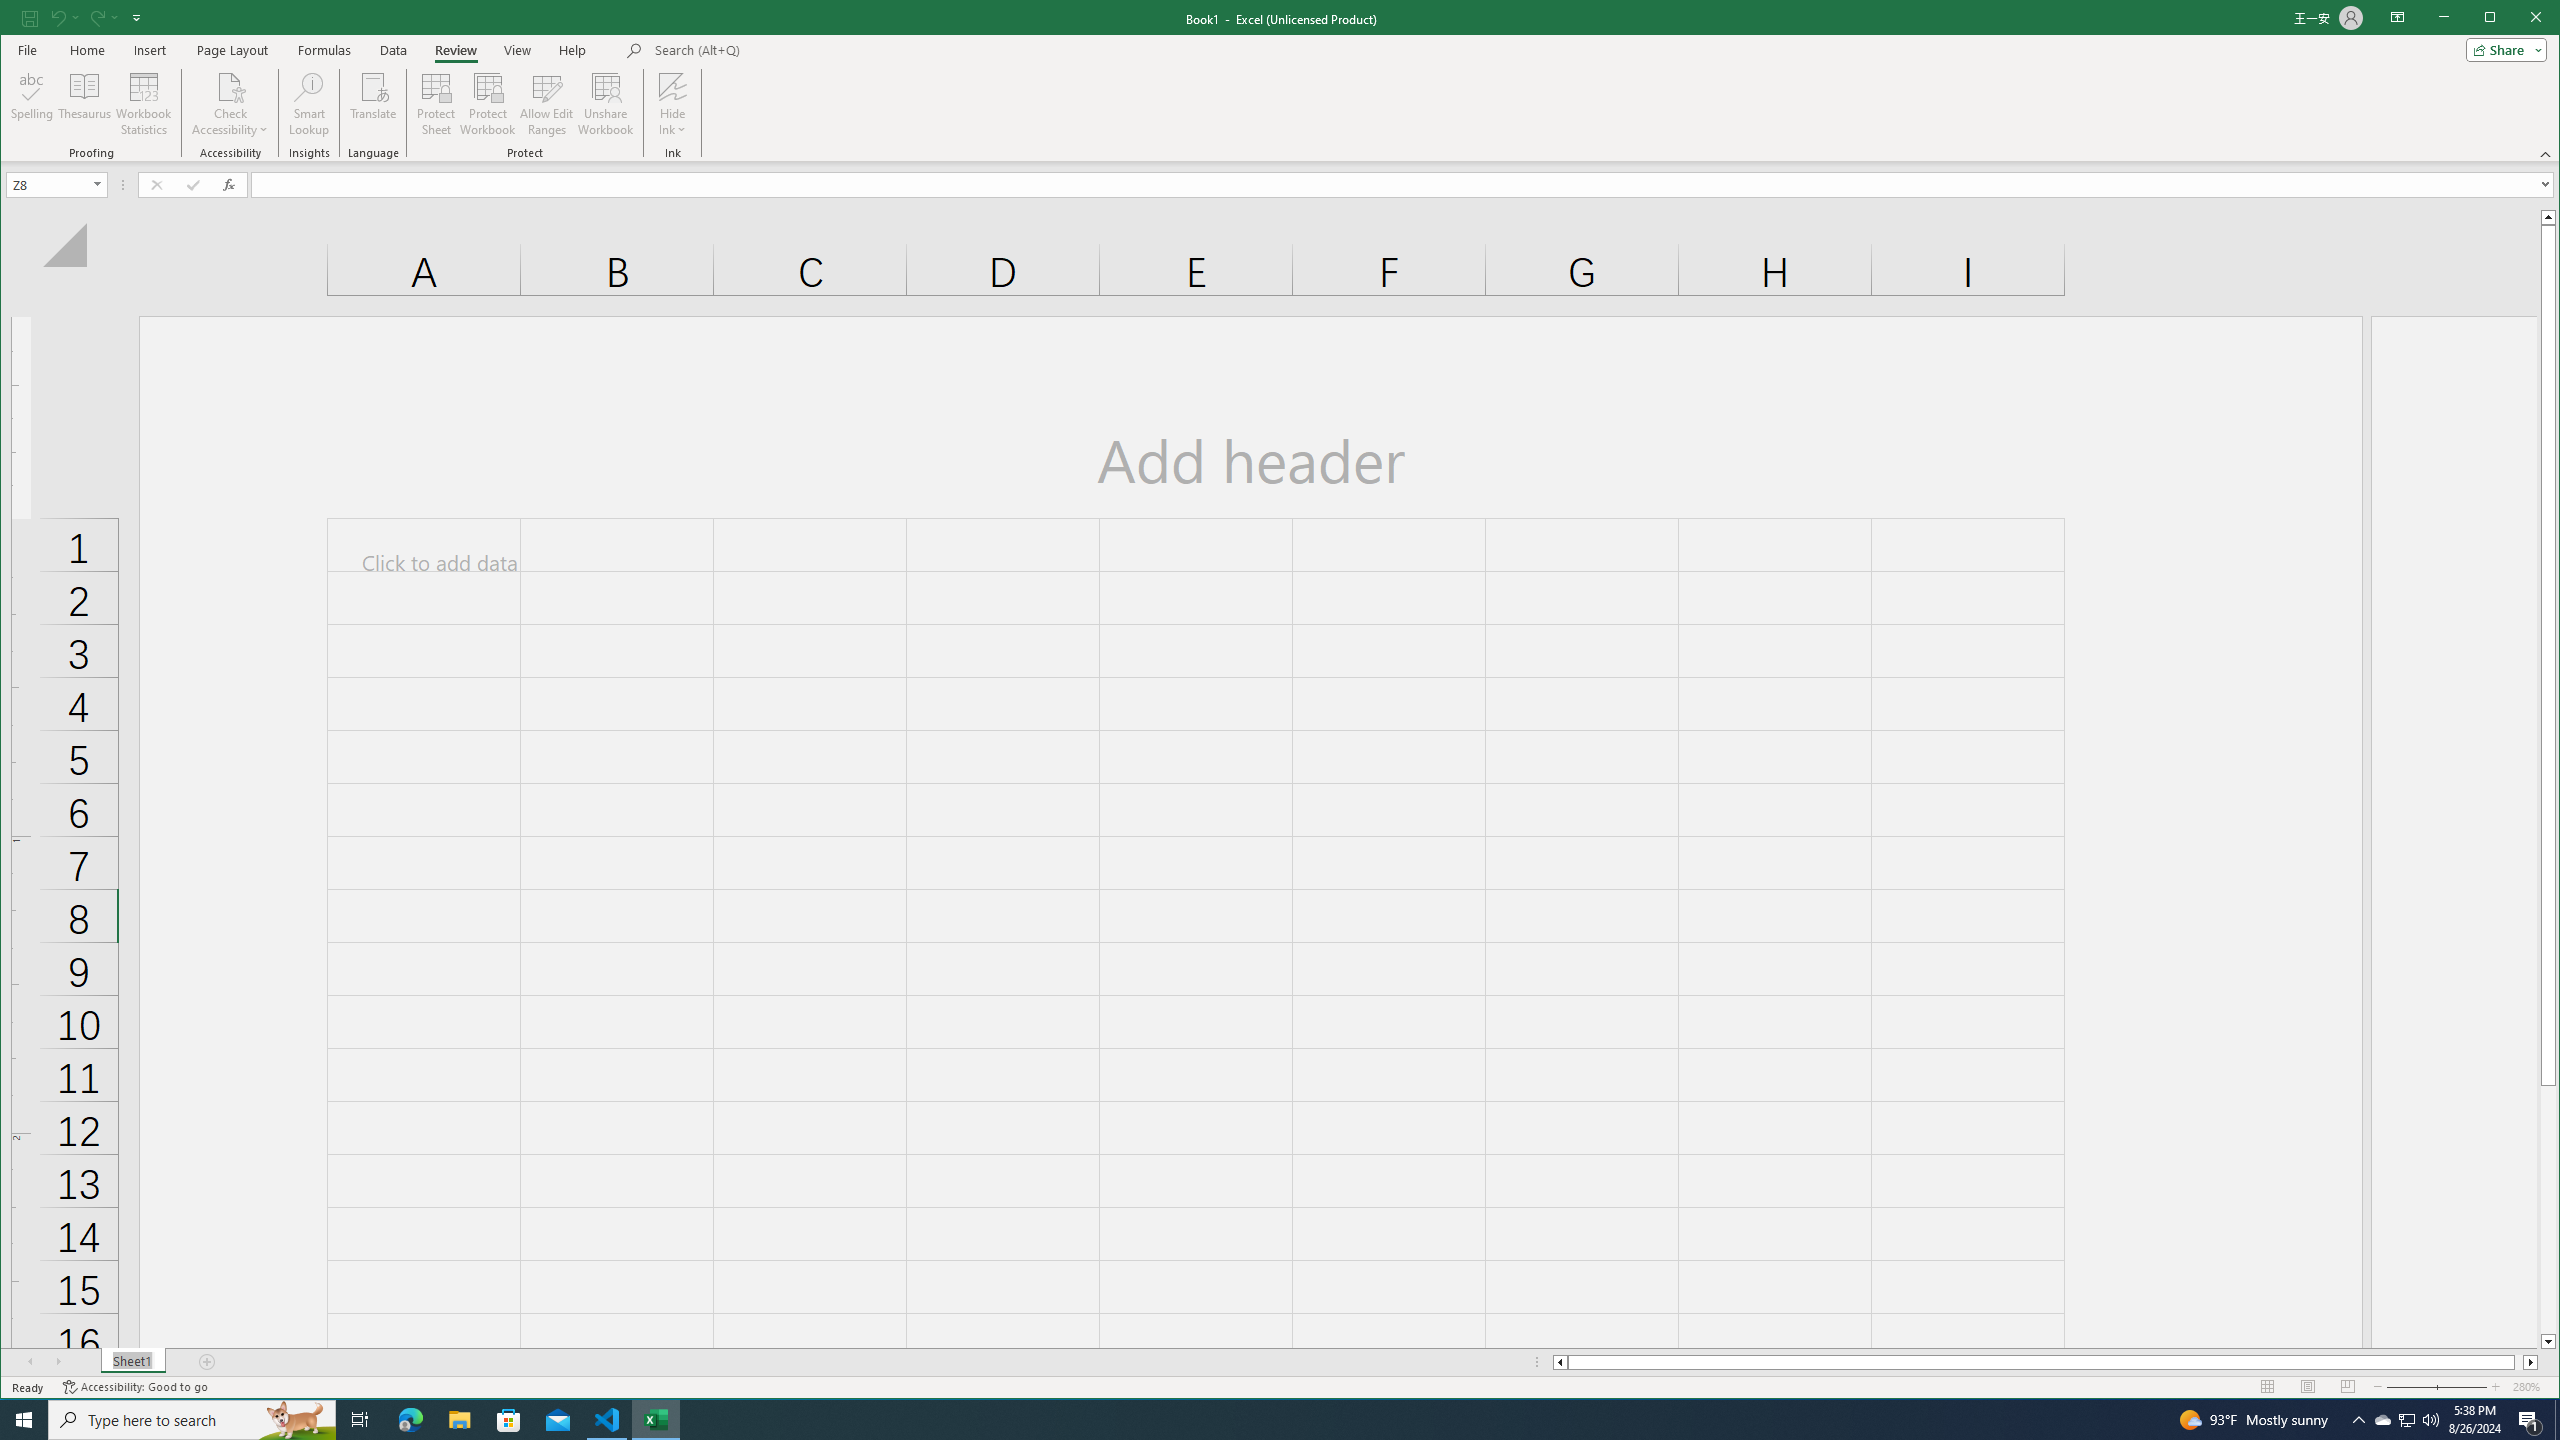 This screenshot has width=2560, height=1440. I want to click on 'Microsoft Edge', so click(409, 1418).